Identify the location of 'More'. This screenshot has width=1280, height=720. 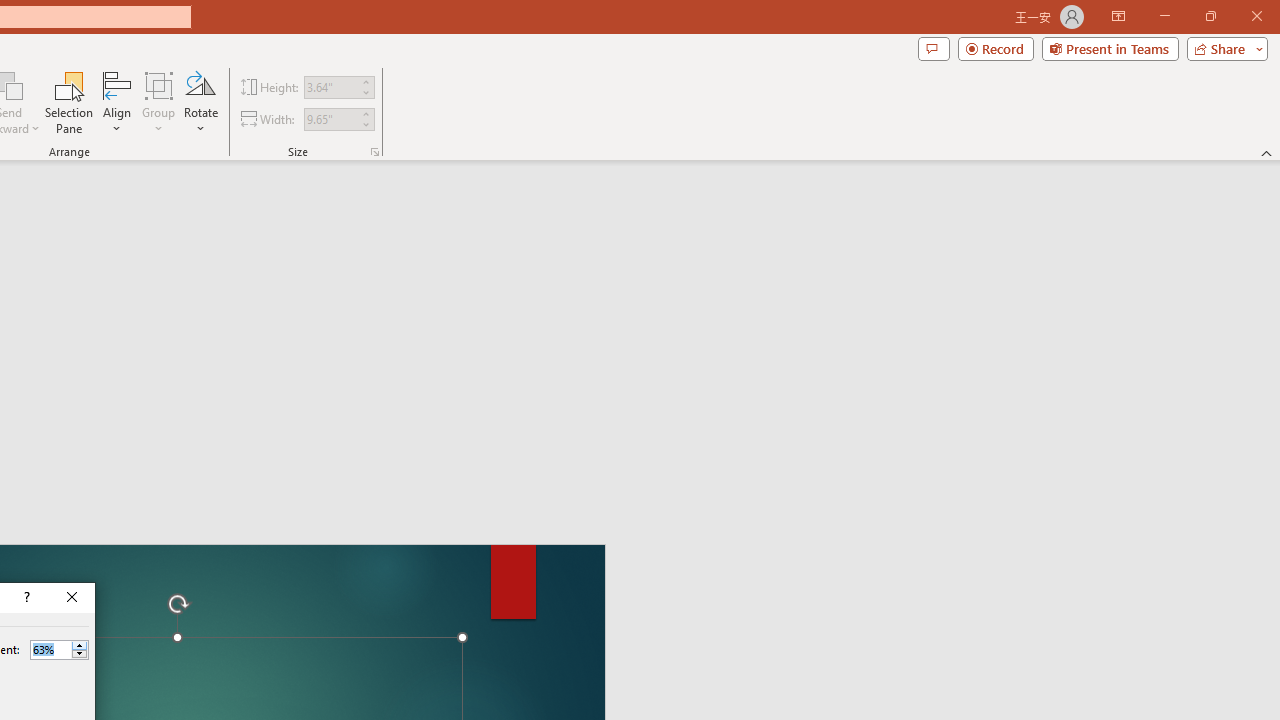
(79, 645).